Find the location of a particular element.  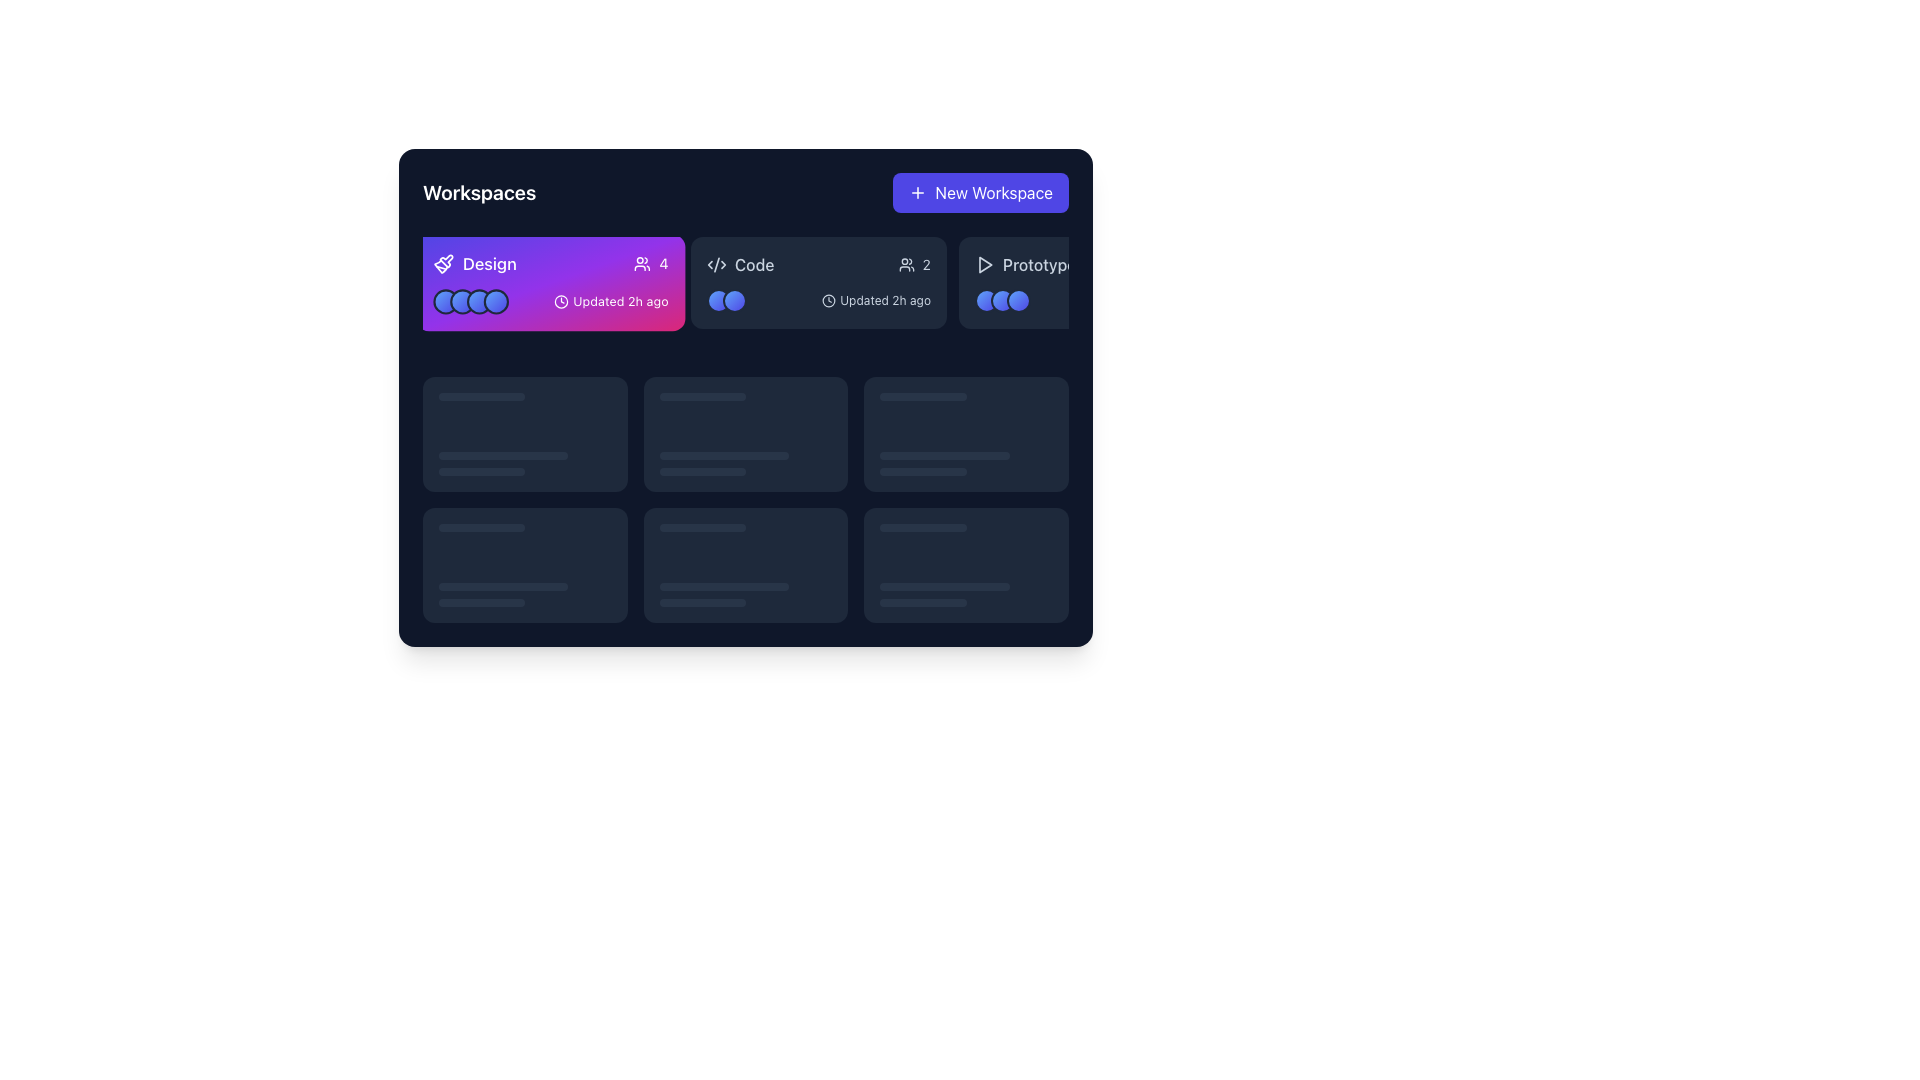

the Play Button (Icon), a triangular shape pointing to the right, located to the left of the 'Prototype' text in the upper-right workspace section is located at coordinates (984, 264).